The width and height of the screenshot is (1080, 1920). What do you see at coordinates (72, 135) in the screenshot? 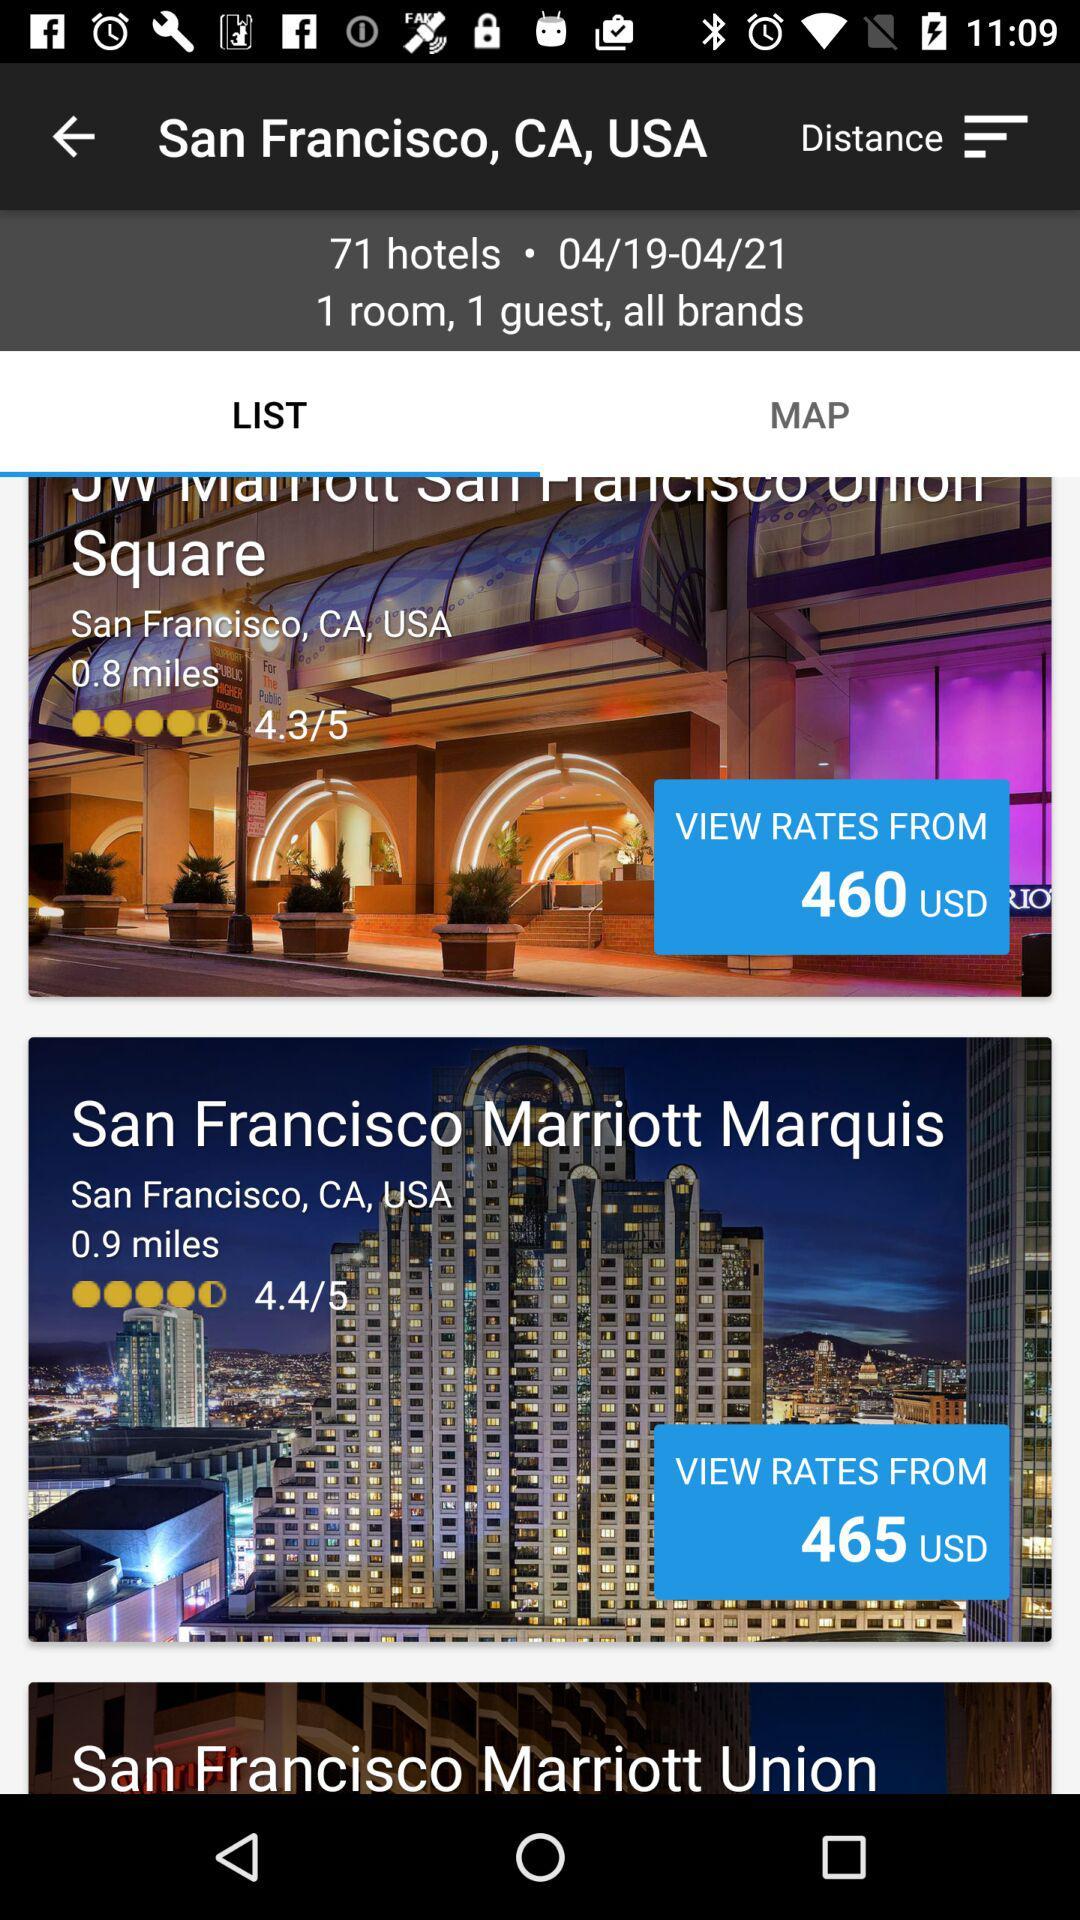
I see `icon next to san francisco ca item` at bounding box center [72, 135].